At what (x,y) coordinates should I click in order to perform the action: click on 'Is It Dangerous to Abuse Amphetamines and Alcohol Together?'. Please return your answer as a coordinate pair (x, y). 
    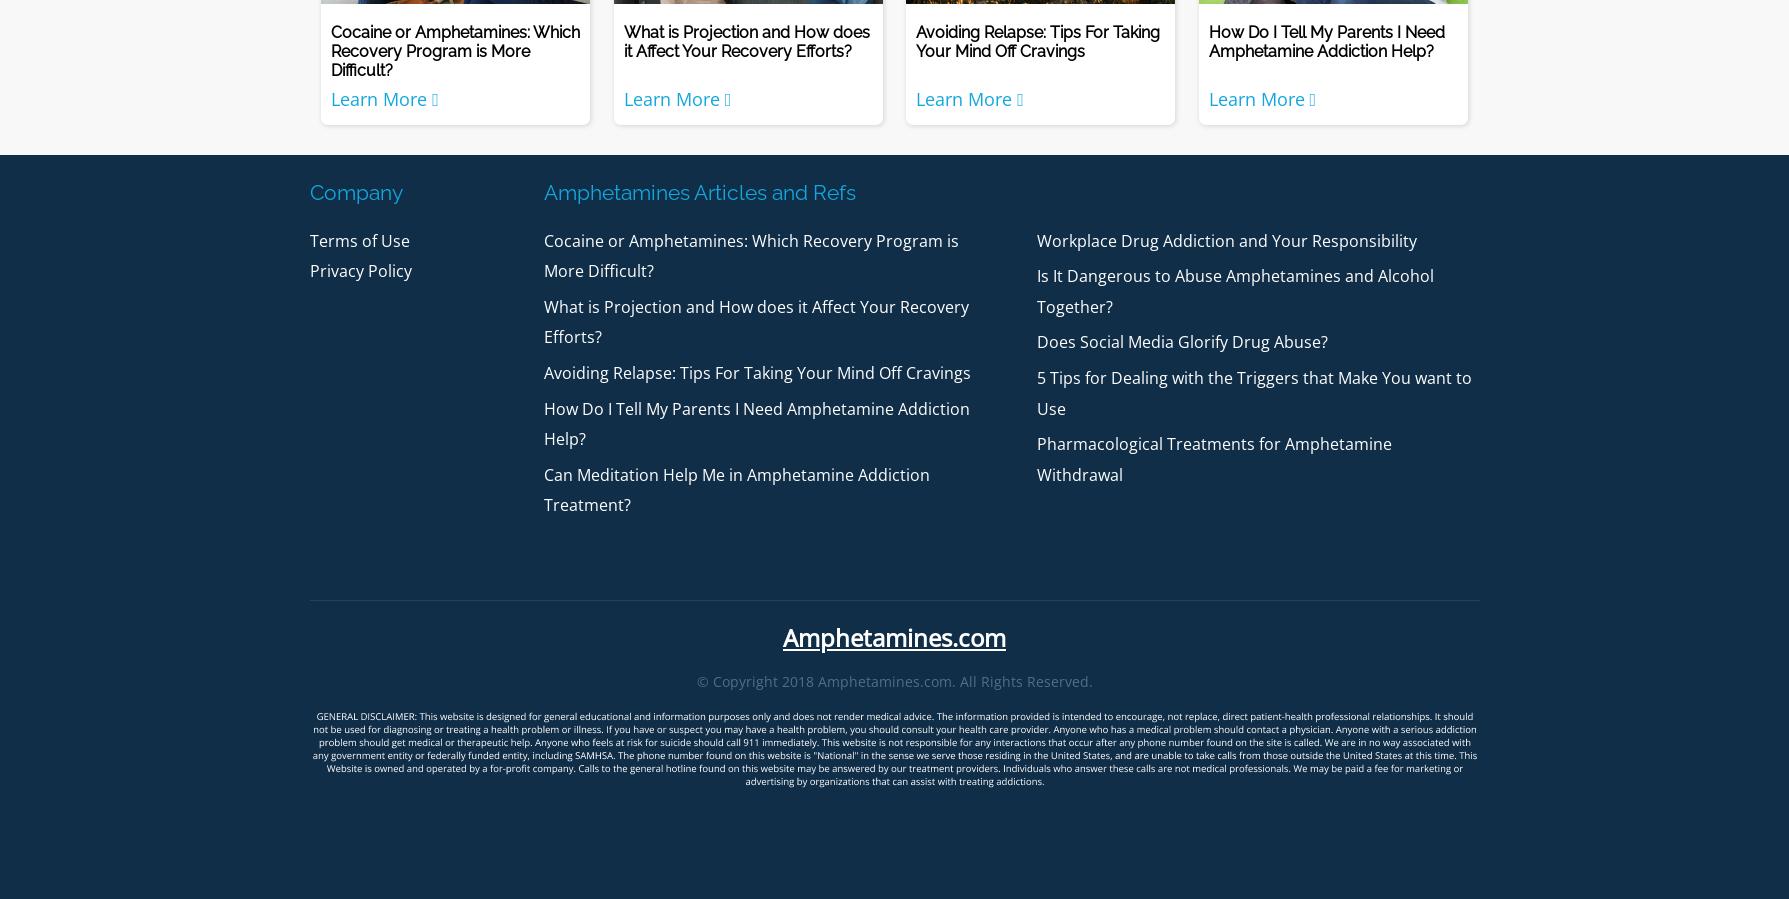
    Looking at the image, I should click on (1234, 291).